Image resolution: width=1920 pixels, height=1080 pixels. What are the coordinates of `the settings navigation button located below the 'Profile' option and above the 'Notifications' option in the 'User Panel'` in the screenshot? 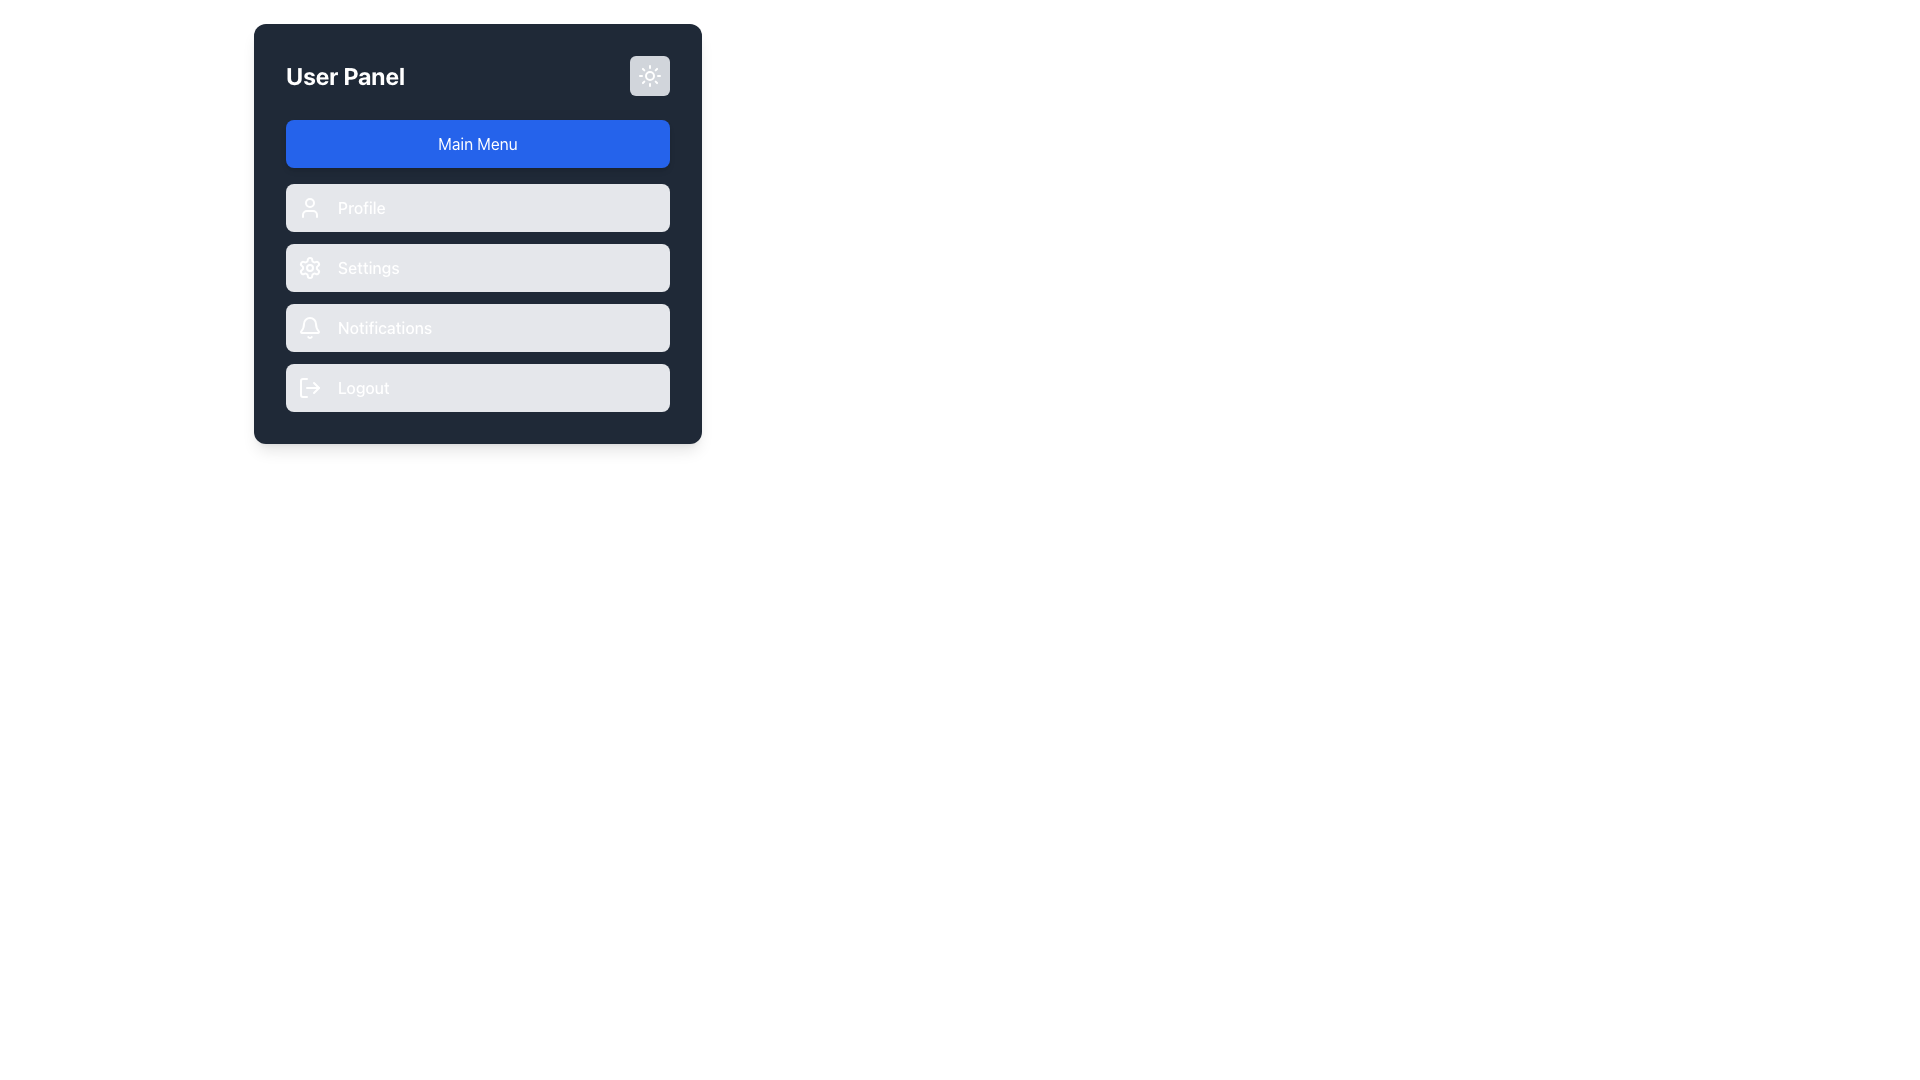 It's located at (477, 266).